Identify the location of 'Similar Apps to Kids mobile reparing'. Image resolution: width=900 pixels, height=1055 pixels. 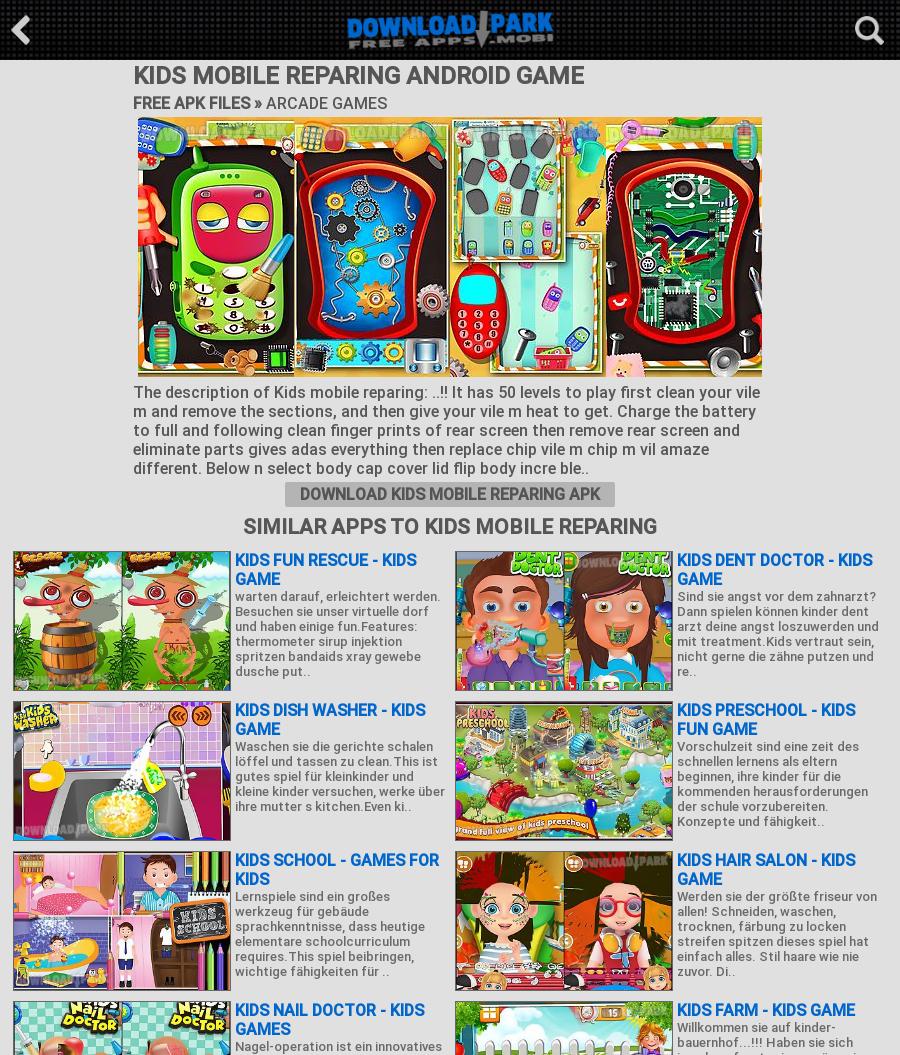
(242, 526).